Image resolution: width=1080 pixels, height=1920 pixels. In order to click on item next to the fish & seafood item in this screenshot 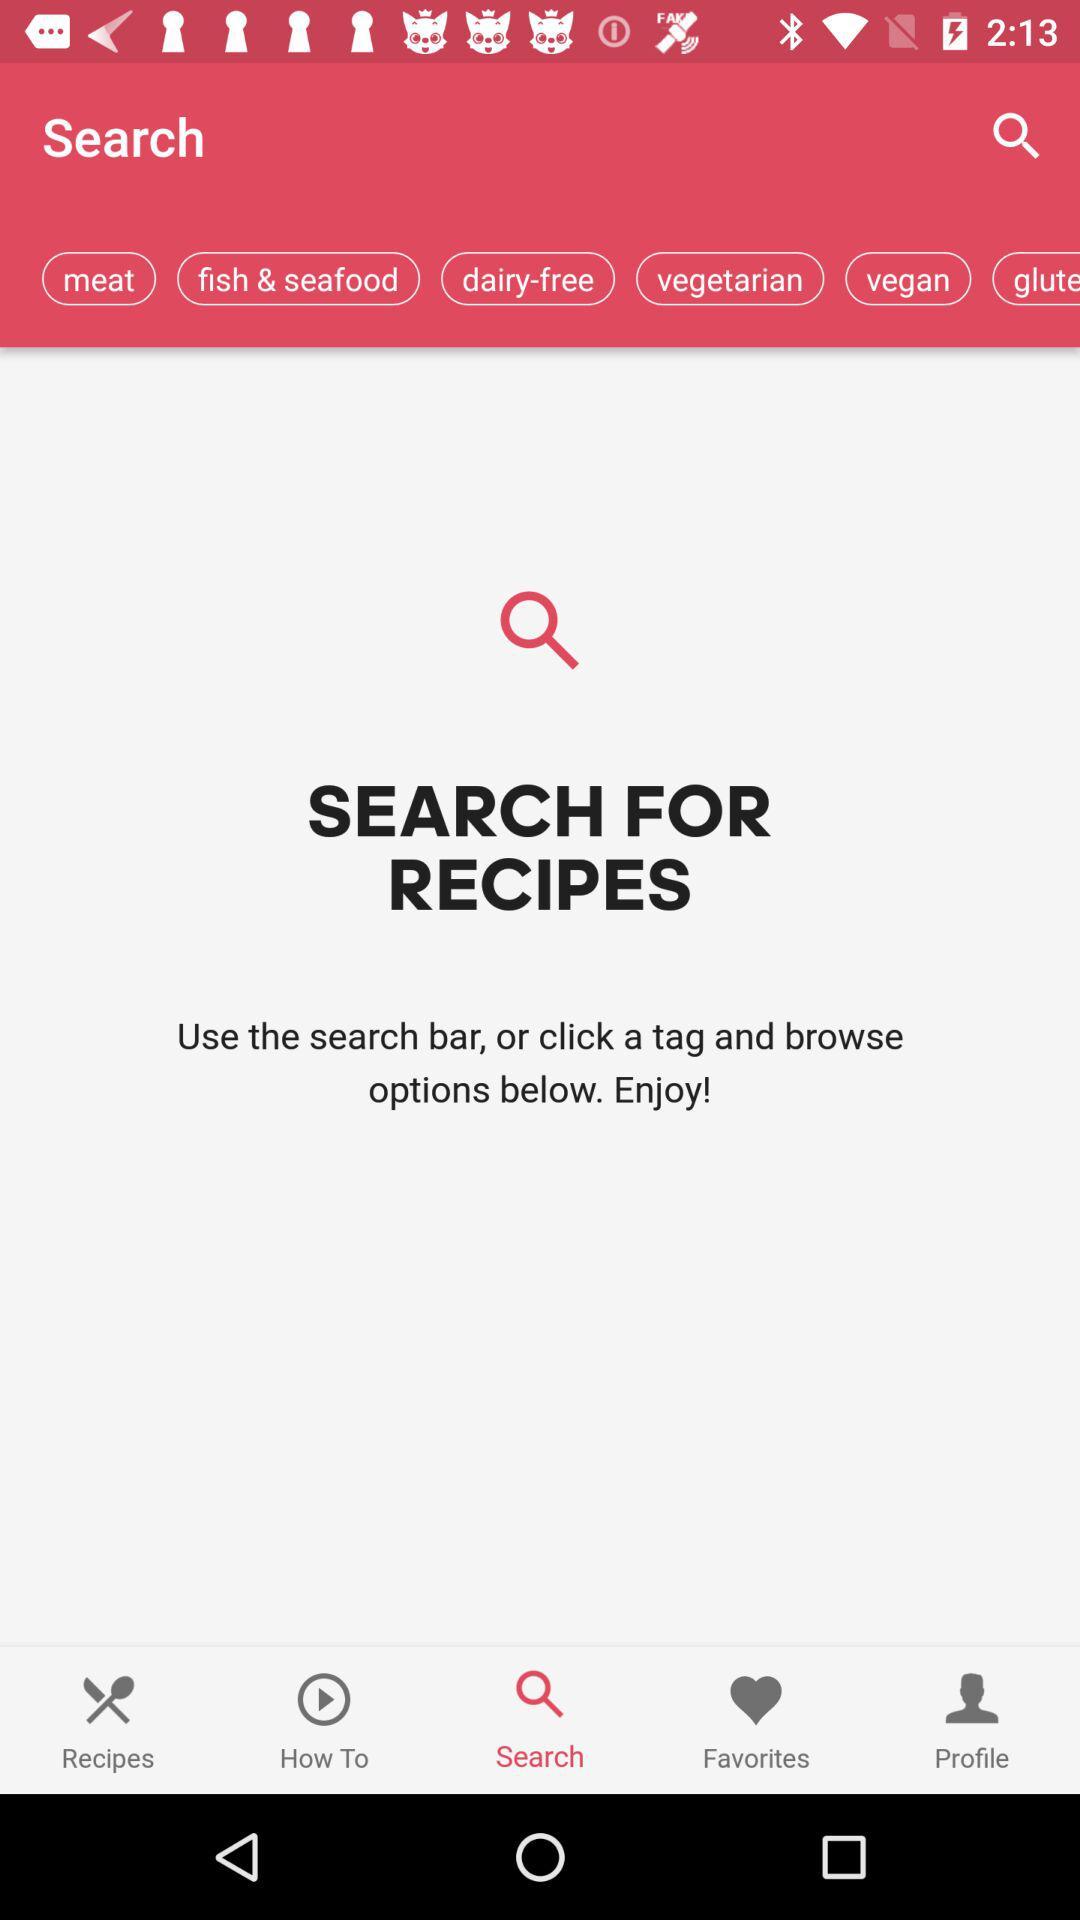, I will do `click(527, 277)`.